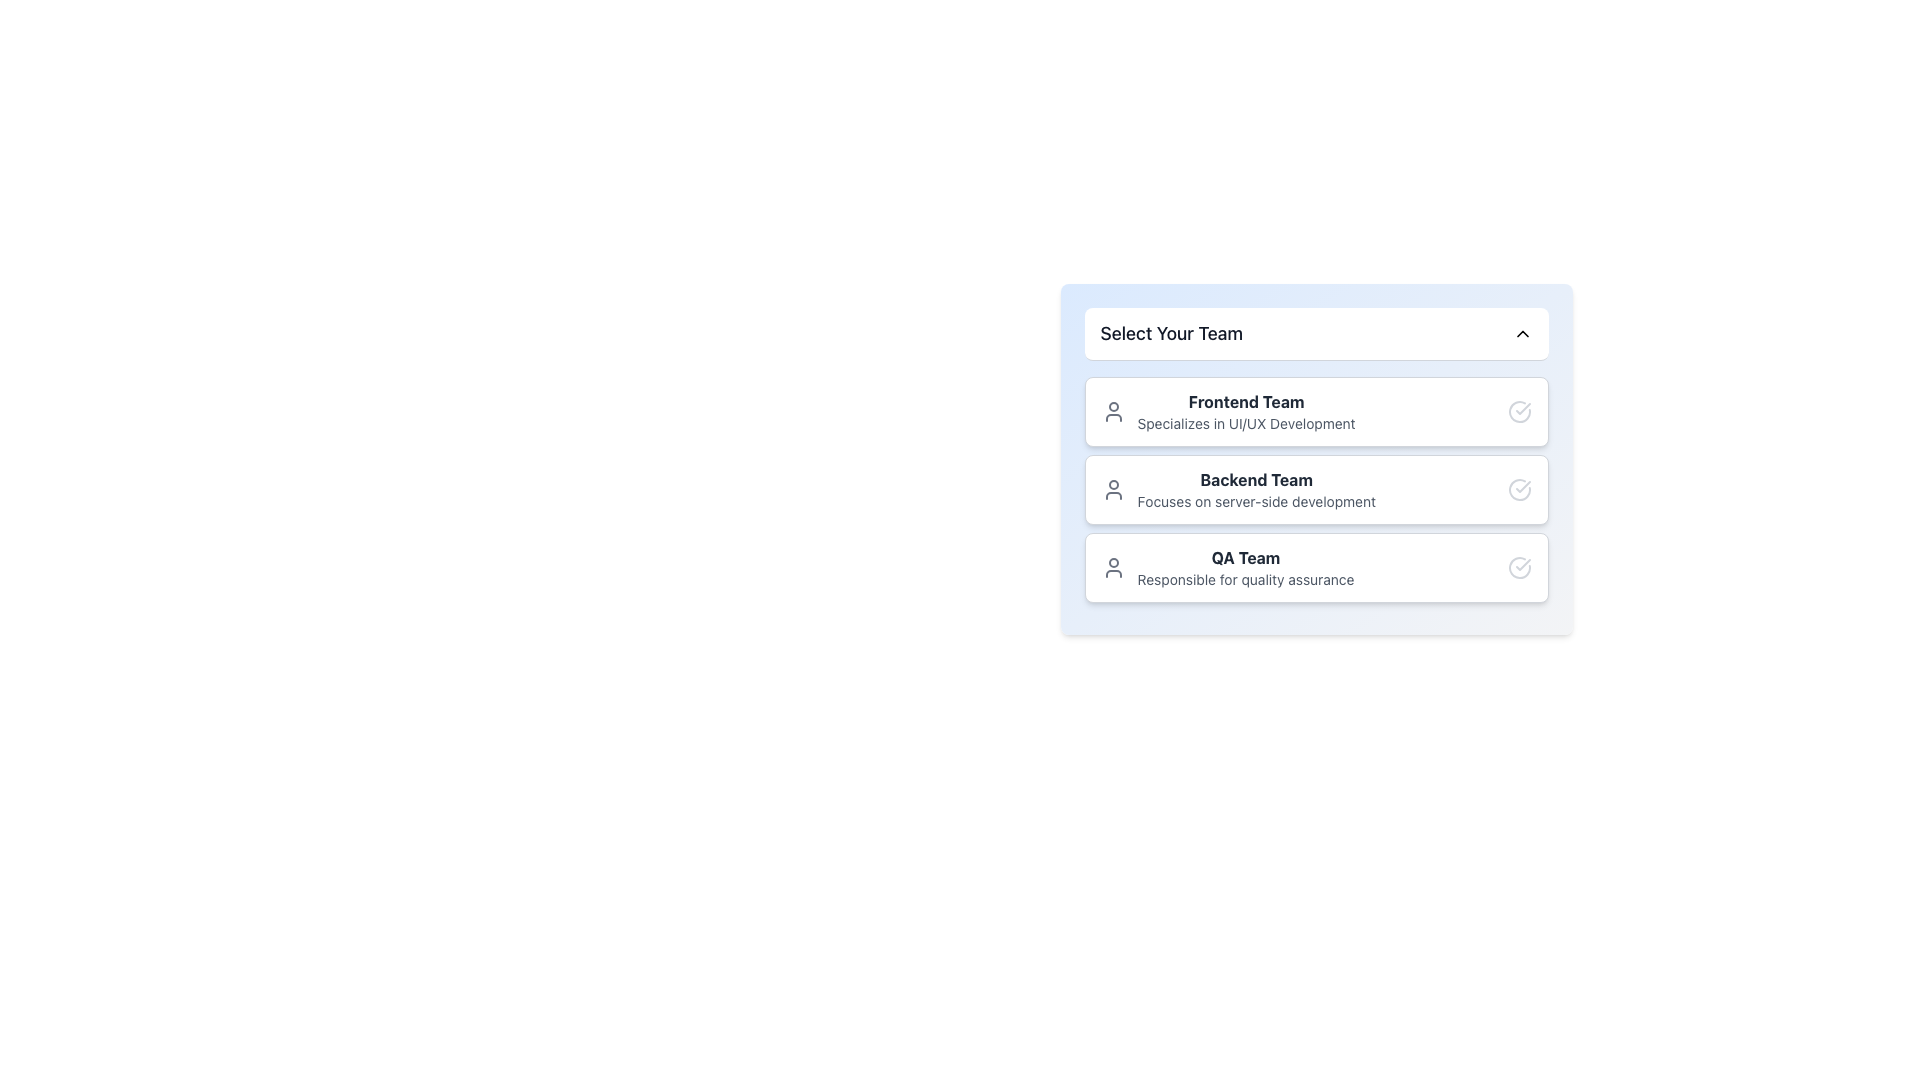 Image resolution: width=1920 pixels, height=1080 pixels. Describe the element at coordinates (1245, 567) in the screenshot. I see `the Text Block displaying the name and description of the QA Team, which is the third entry in the vertical list of team descriptions` at that location.